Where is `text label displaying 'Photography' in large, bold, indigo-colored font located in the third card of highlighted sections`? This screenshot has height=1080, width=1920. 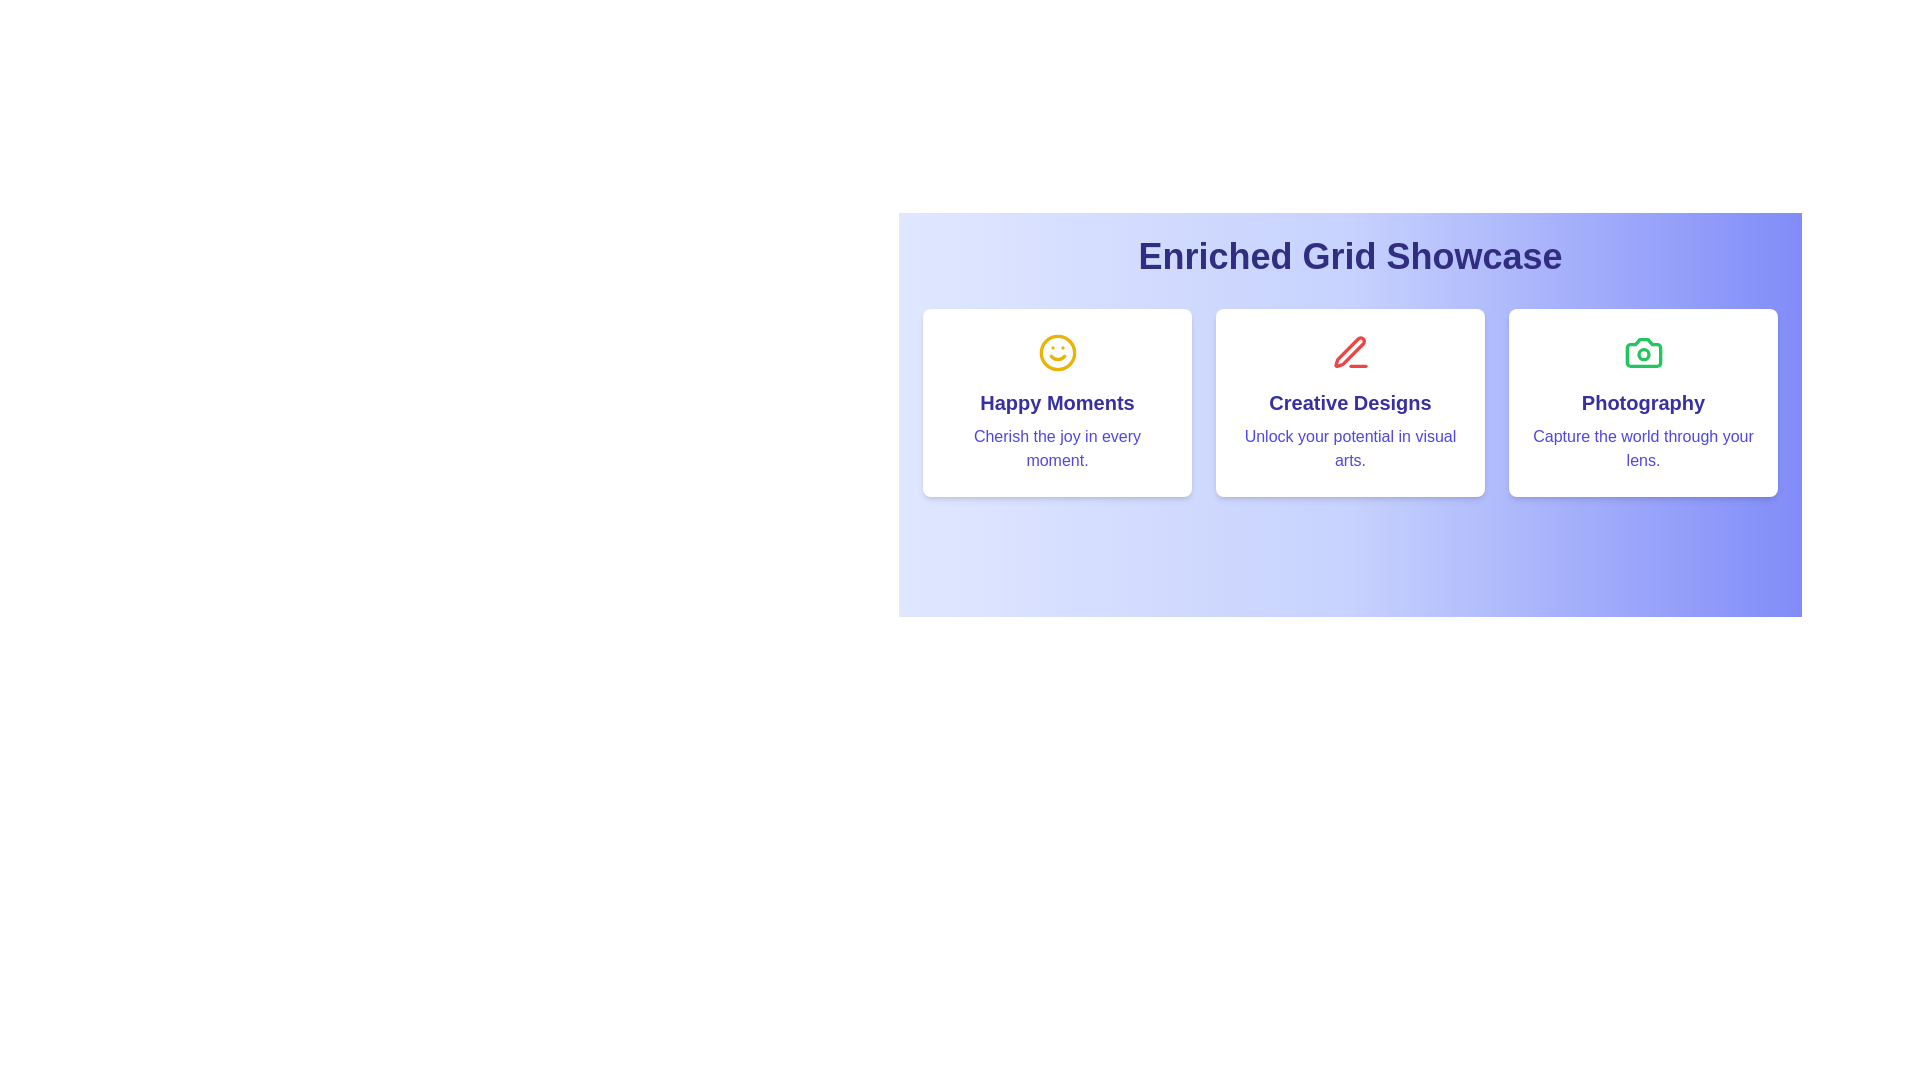 text label displaying 'Photography' in large, bold, indigo-colored font located in the third card of highlighted sections is located at coordinates (1643, 402).